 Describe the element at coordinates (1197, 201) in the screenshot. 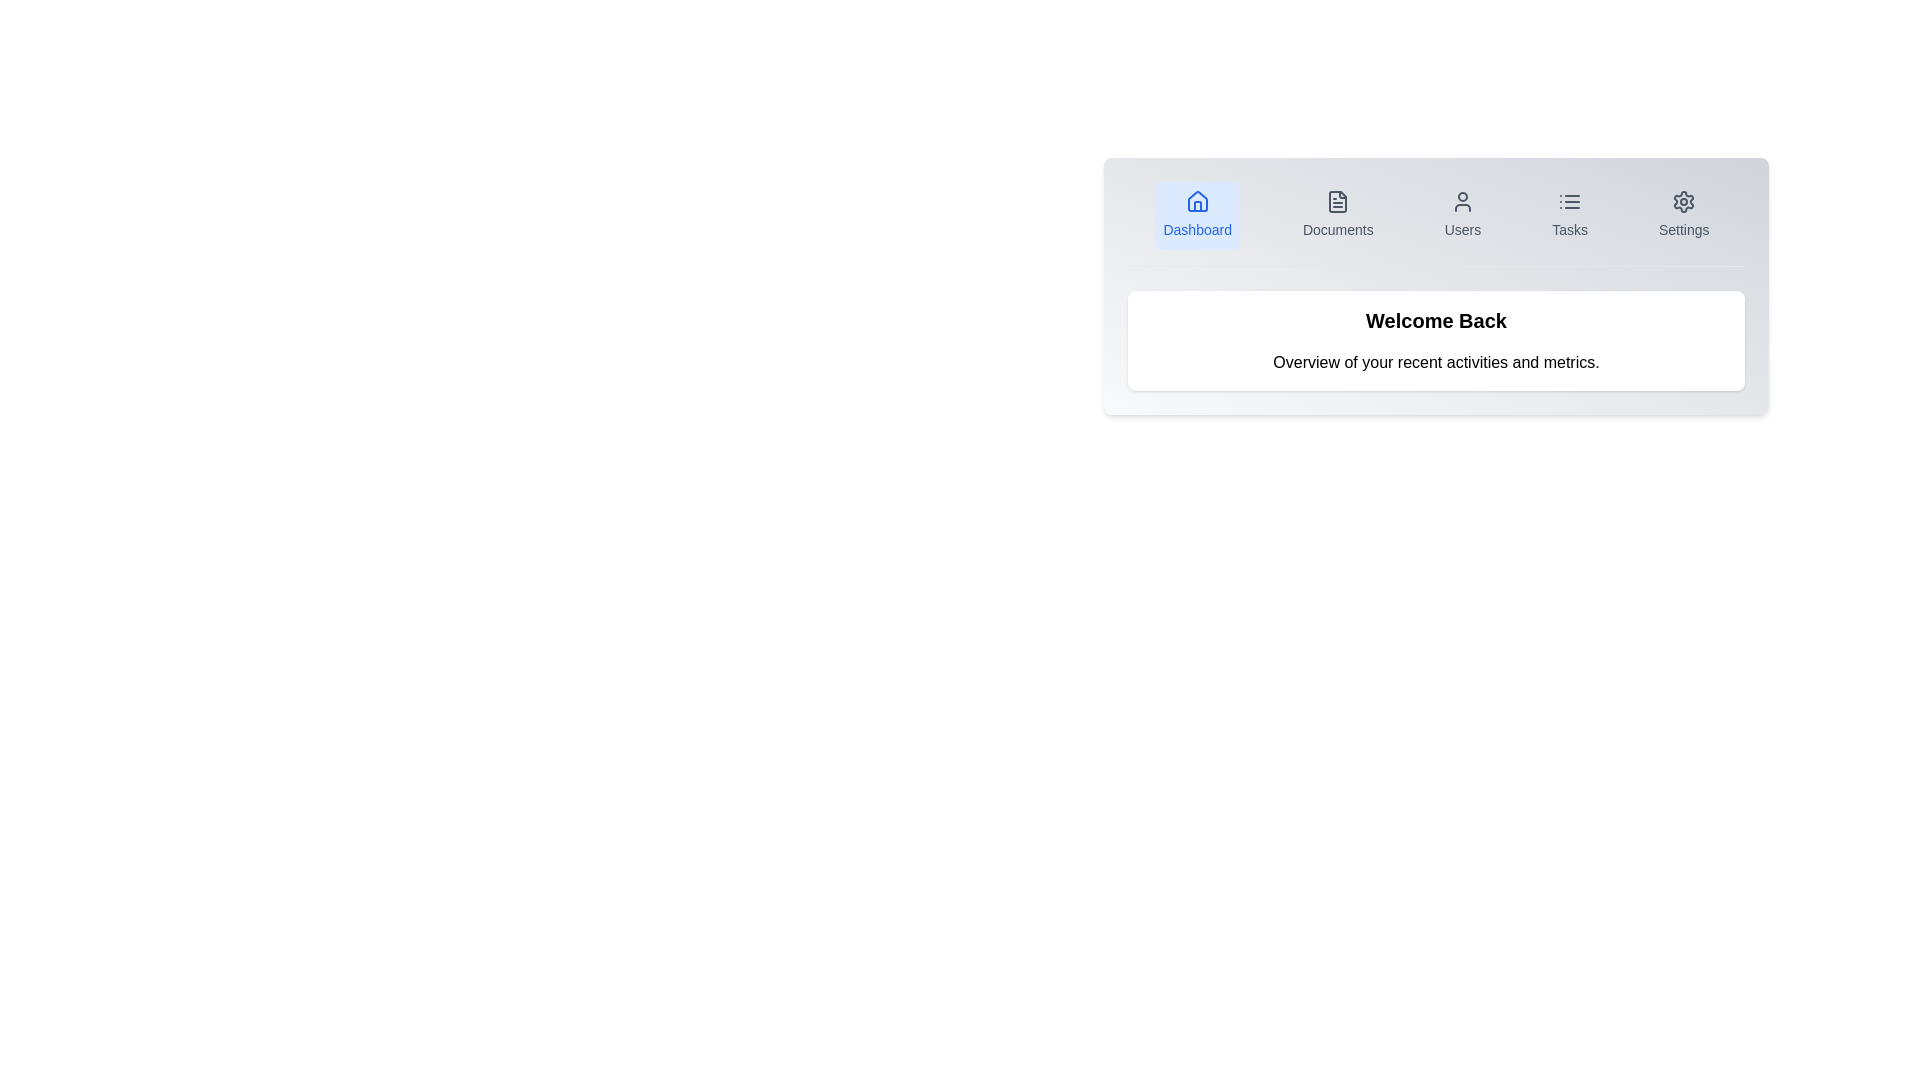

I see `the house icon located in the navigation bar under the 'Dashboard' section` at that location.